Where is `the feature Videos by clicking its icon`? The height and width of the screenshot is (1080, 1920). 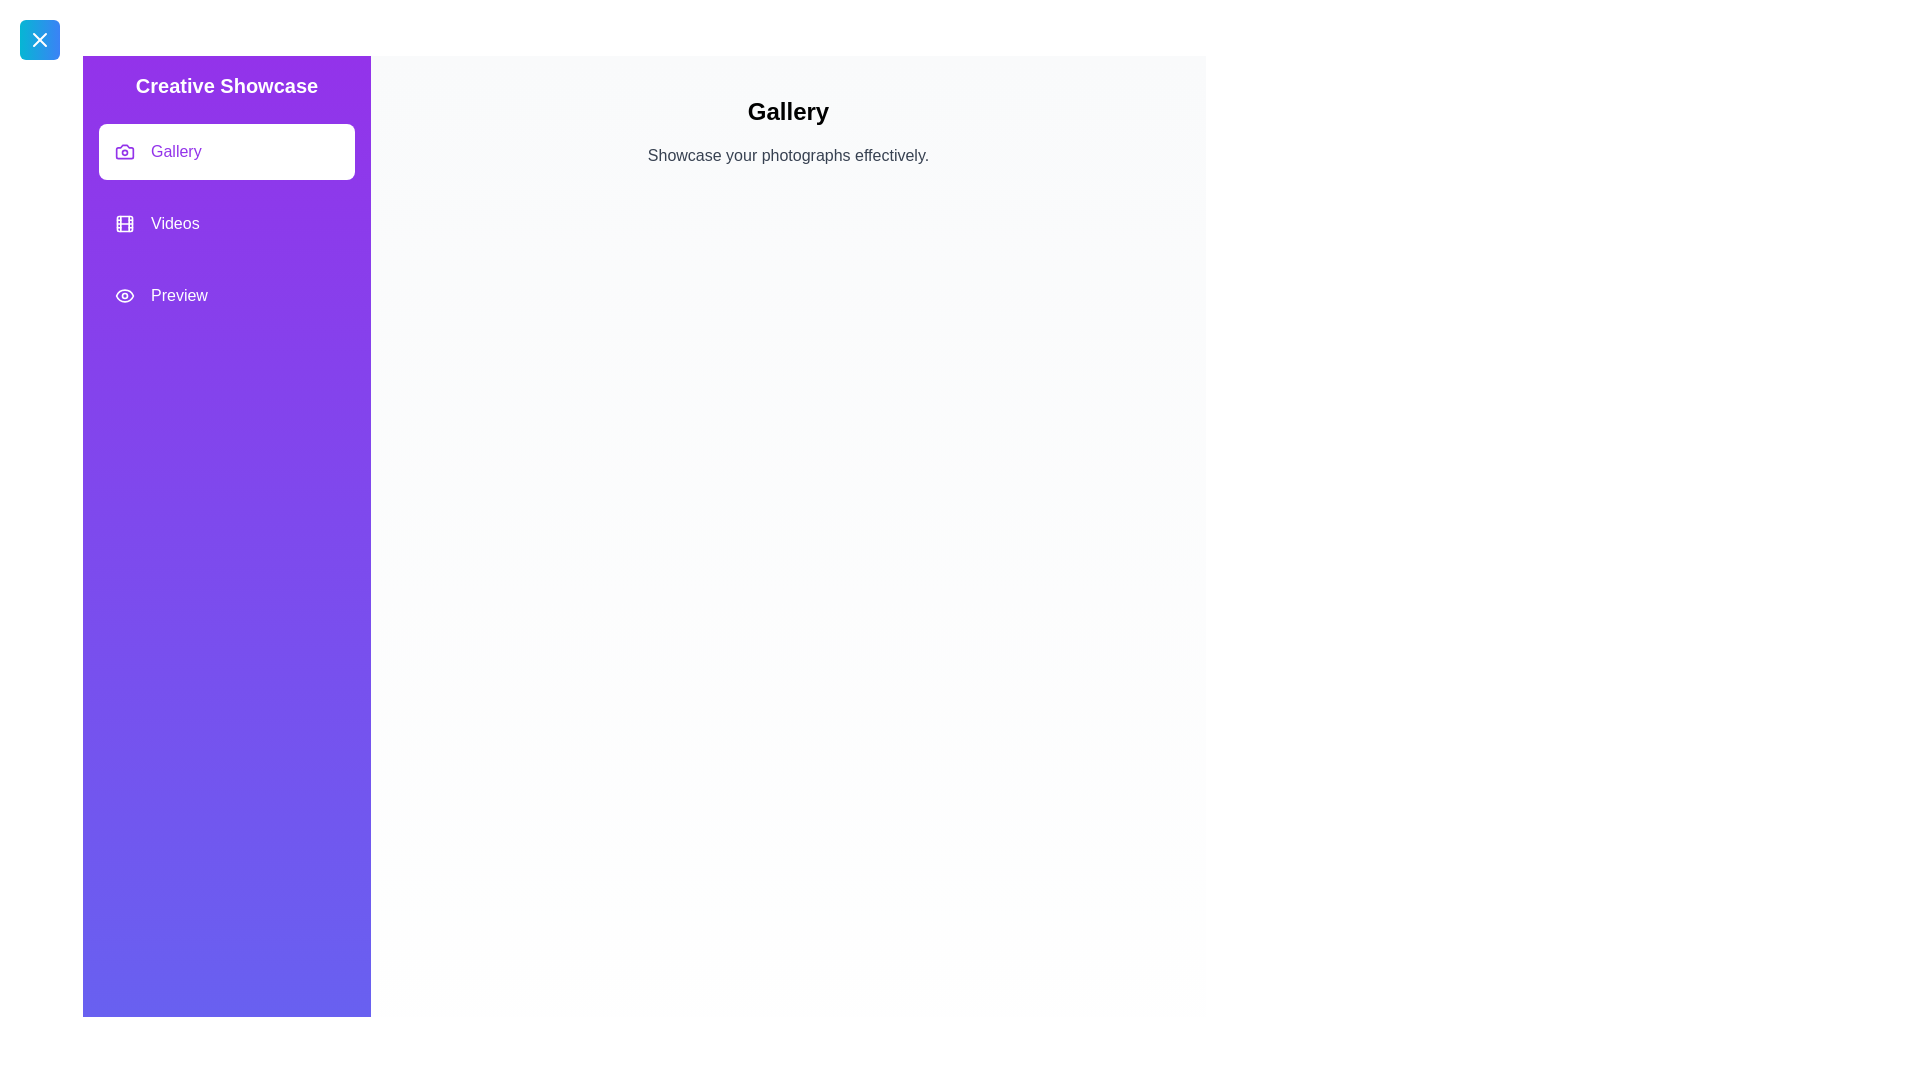
the feature Videos by clicking its icon is located at coordinates (123, 223).